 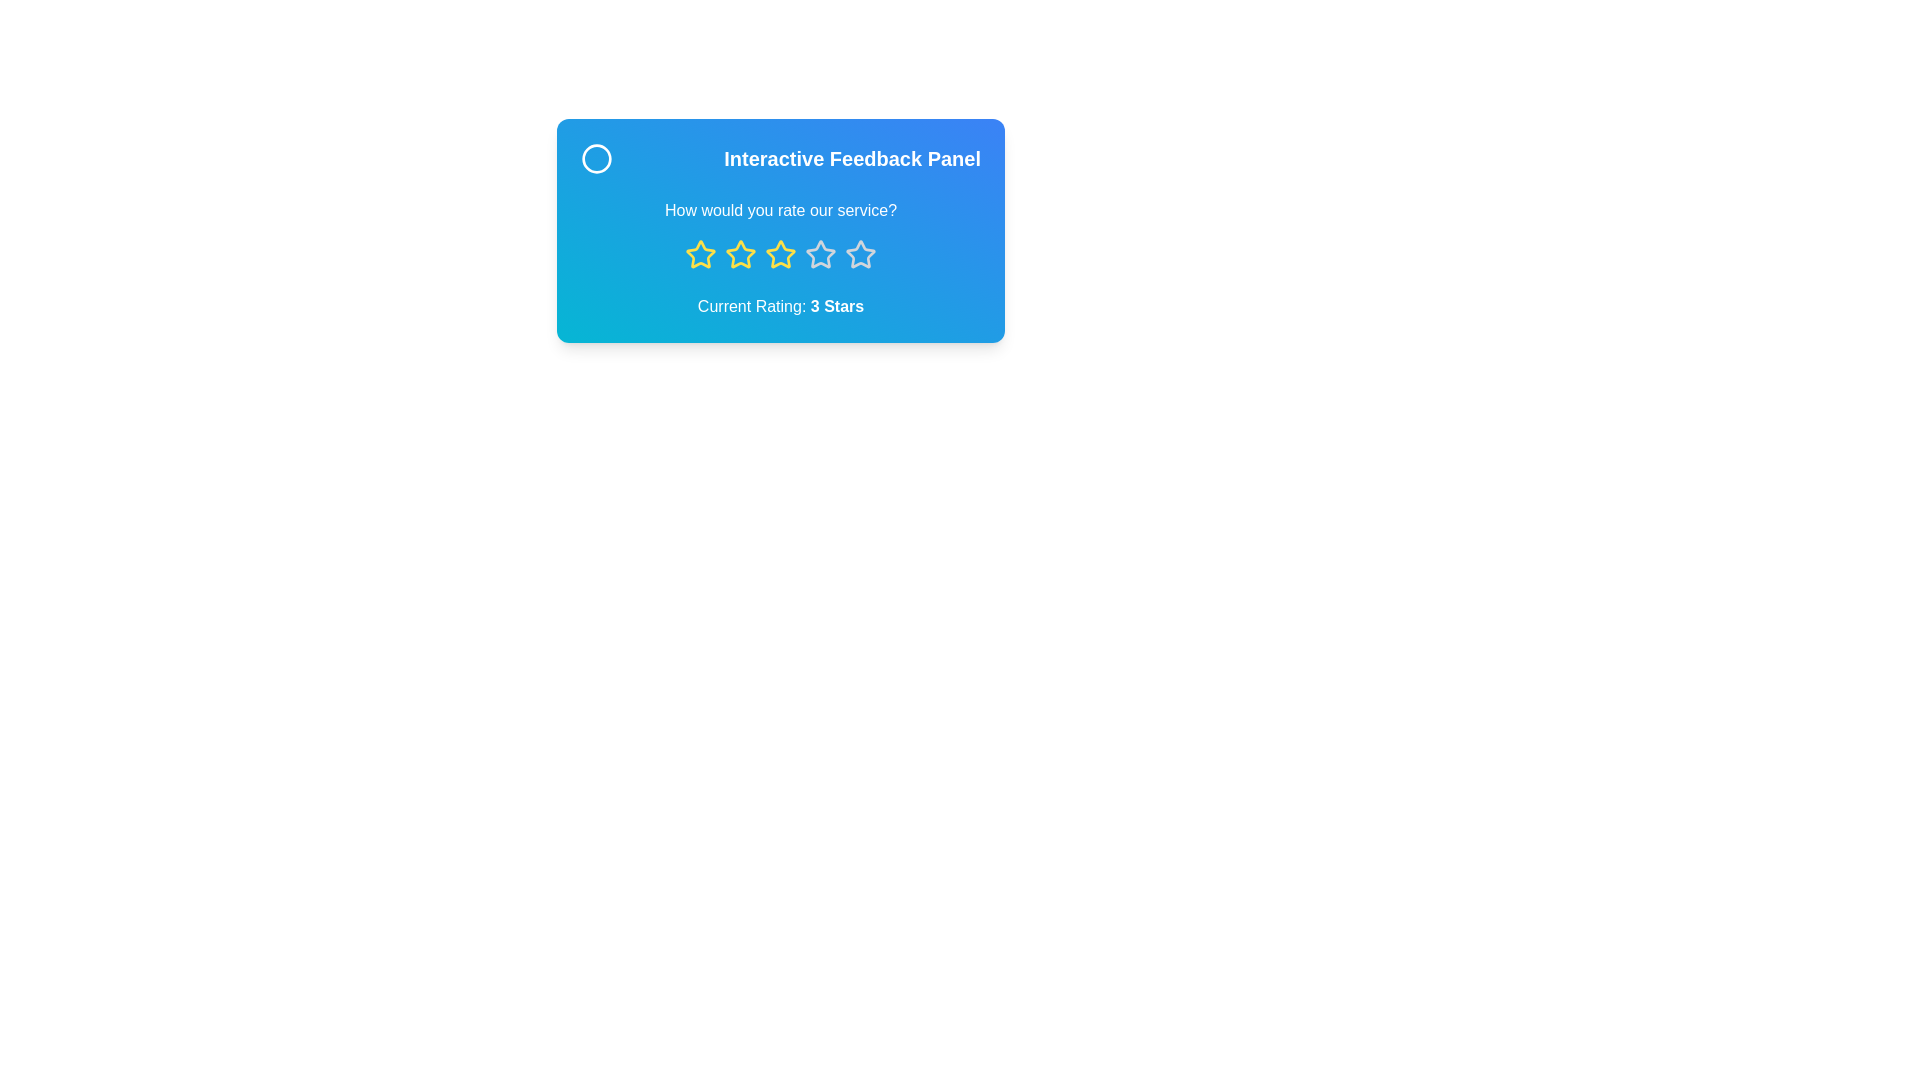 What do you see at coordinates (780, 157) in the screenshot?
I see `the 'Interactive Feedback Panel' text label, which is styled with a bold white font and positioned next to a circular icon on a gradient cyan to blue background` at bounding box center [780, 157].